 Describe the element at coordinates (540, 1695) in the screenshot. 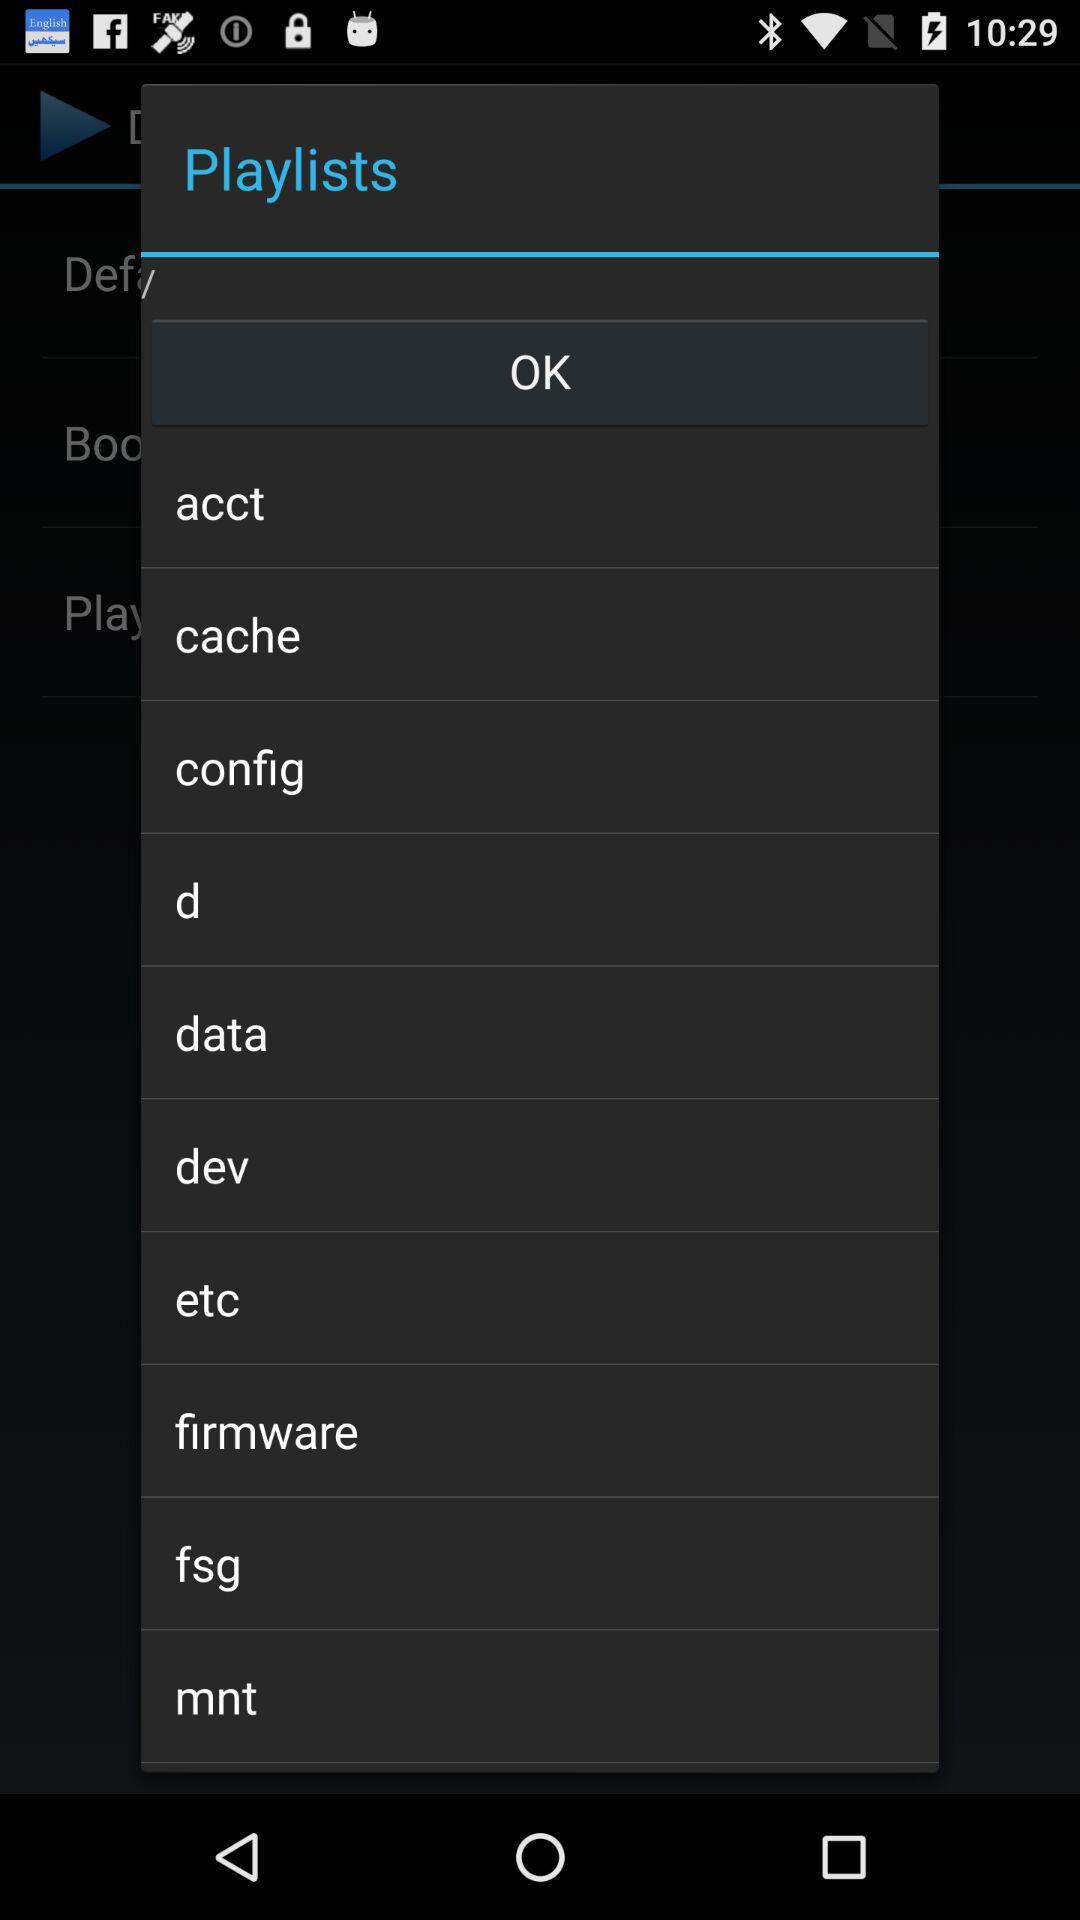

I see `mnt` at that location.